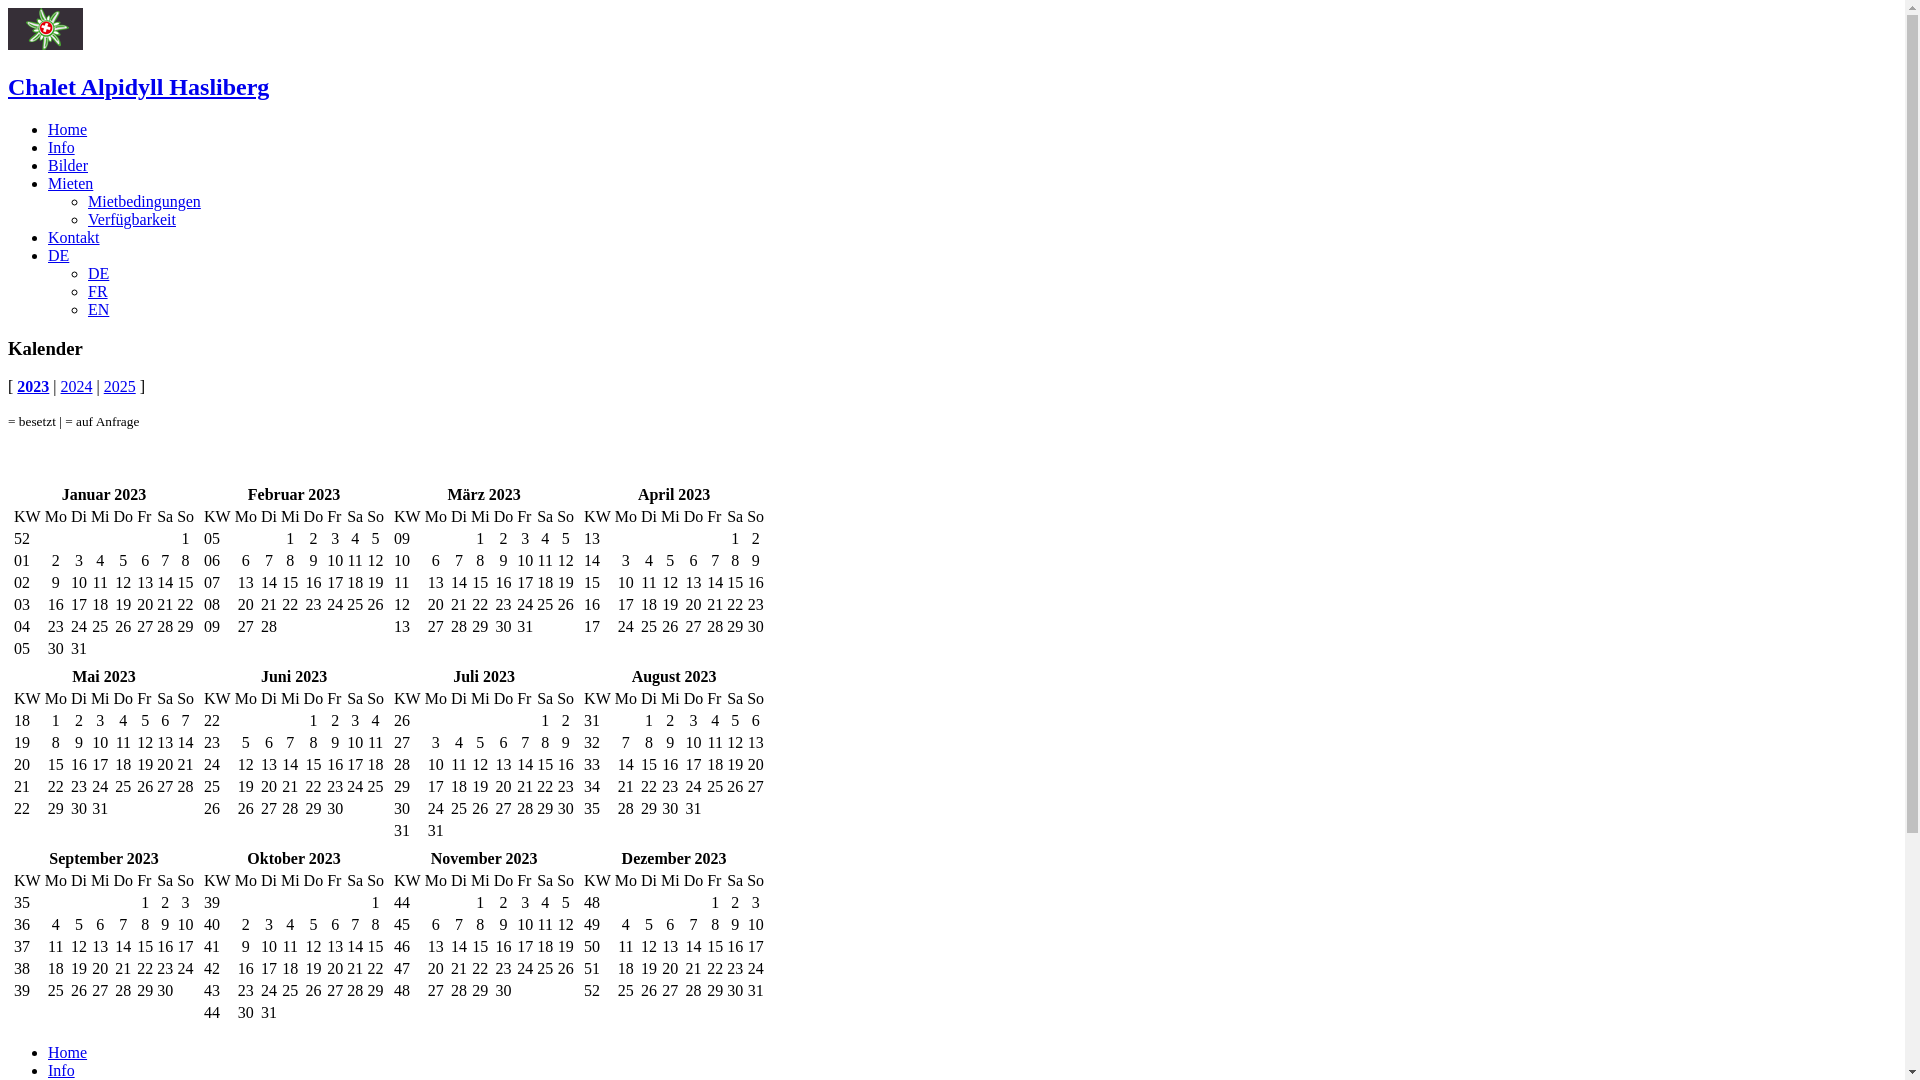  Describe the element at coordinates (48, 146) in the screenshot. I see `'Info'` at that location.